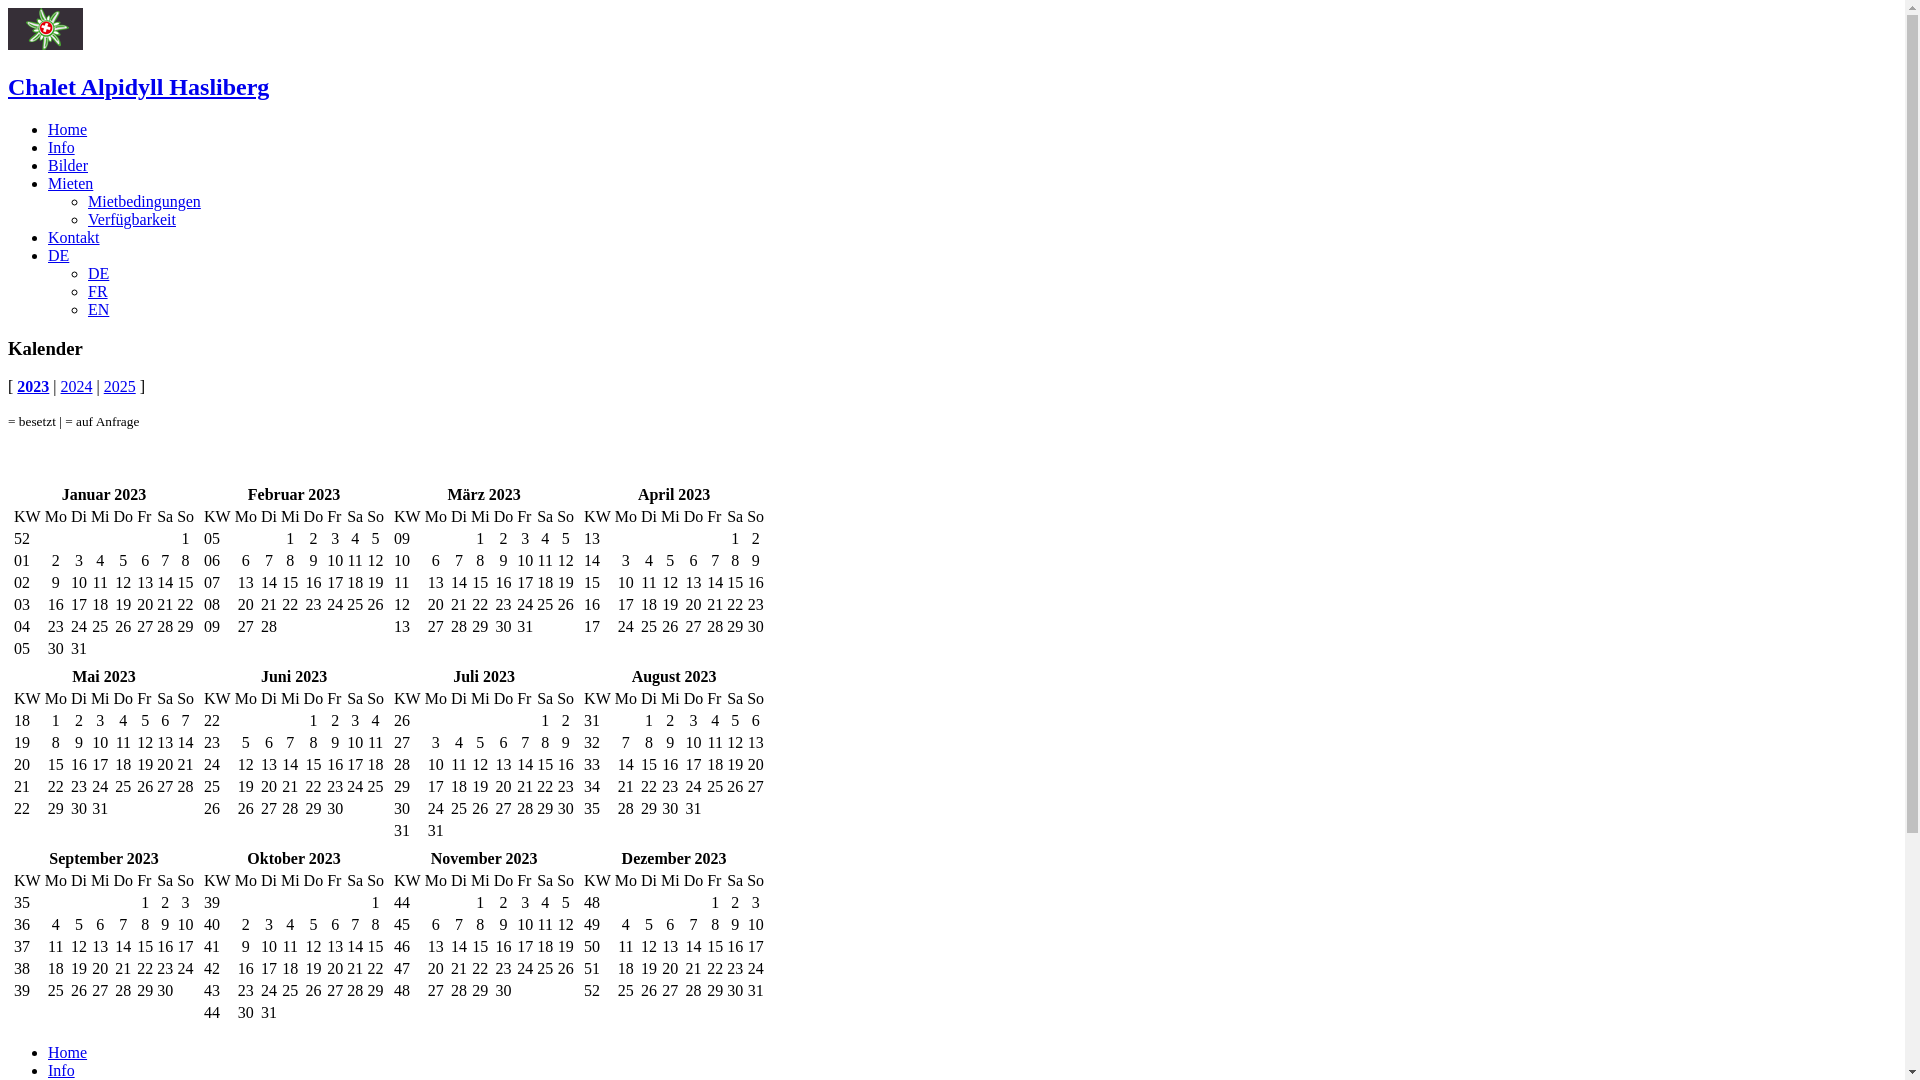  Describe the element at coordinates (48, 146) in the screenshot. I see `'Info'` at that location.